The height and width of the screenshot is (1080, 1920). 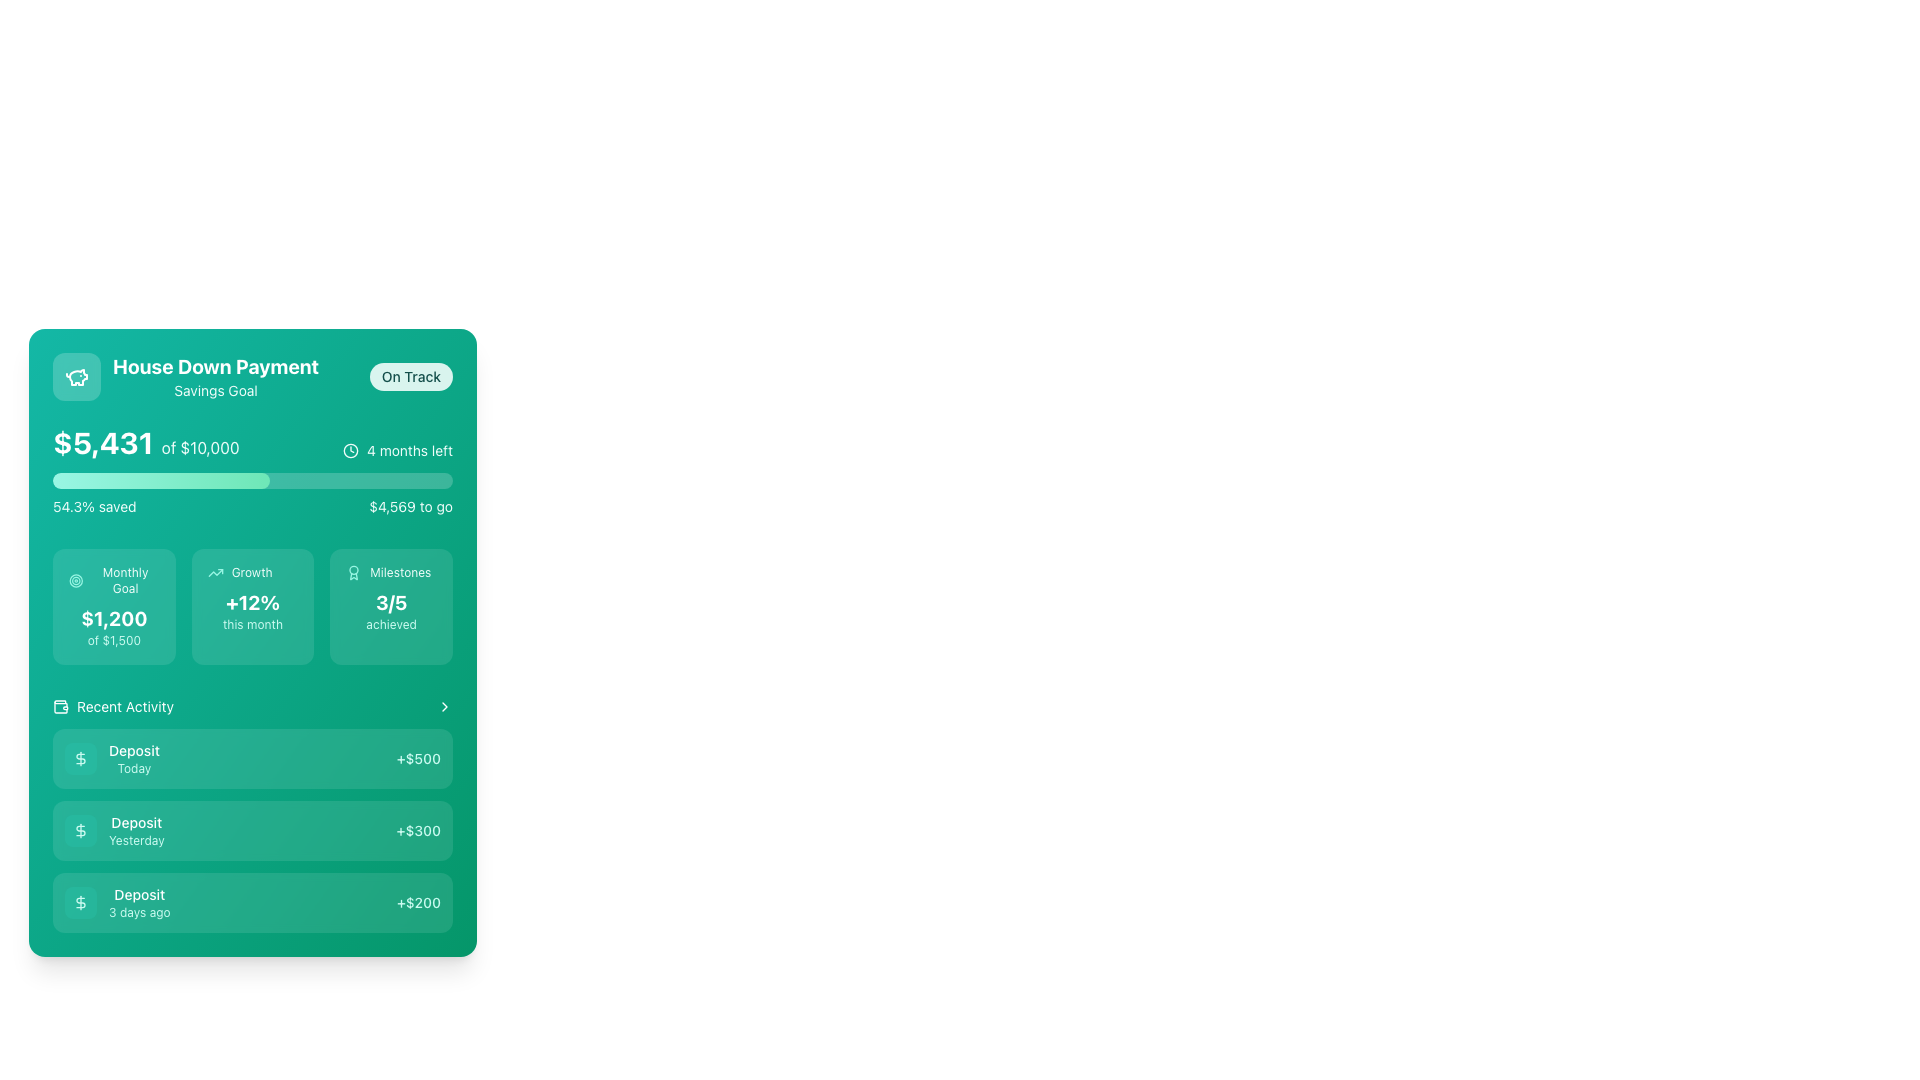 What do you see at coordinates (417, 902) in the screenshot?
I see `the text label displaying '+$200' in teal color, which is part of the 'Recent Activity' section and located in the rightmost portion of the final transaction entry row` at bounding box center [417, 902].